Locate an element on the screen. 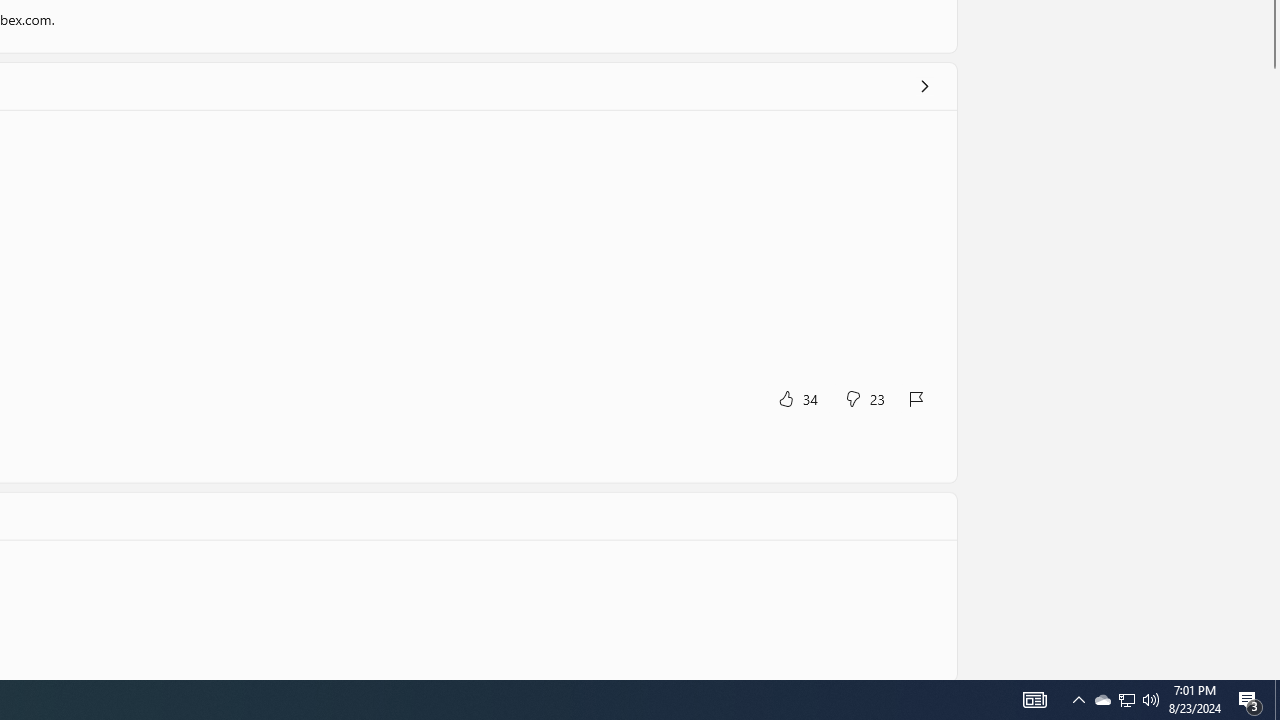 The image size is (1280, 720). 'Yes, this was helpful. 34 votes.' is located at coordinates (796, 398).